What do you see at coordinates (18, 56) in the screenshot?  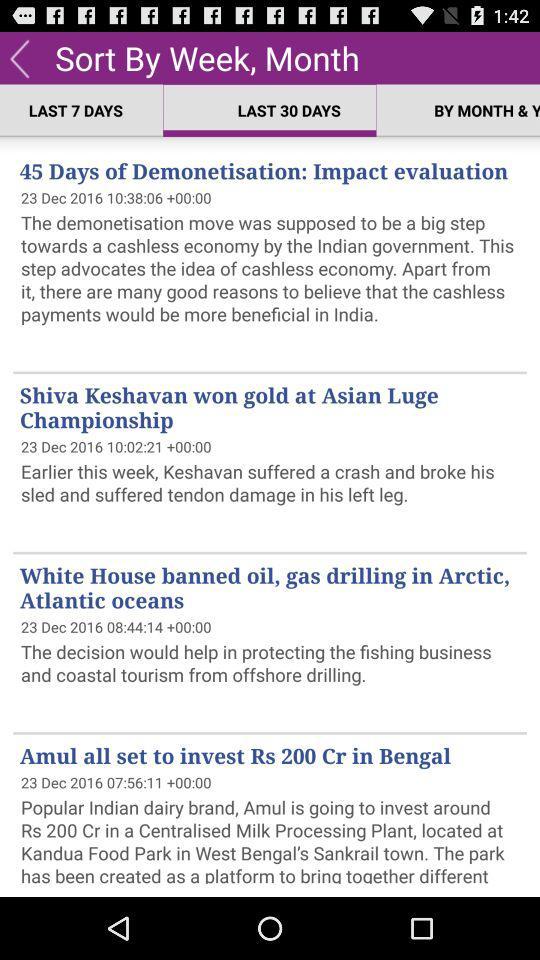 I see `the app to the left of sort by week` at bounding box center [18, 56].